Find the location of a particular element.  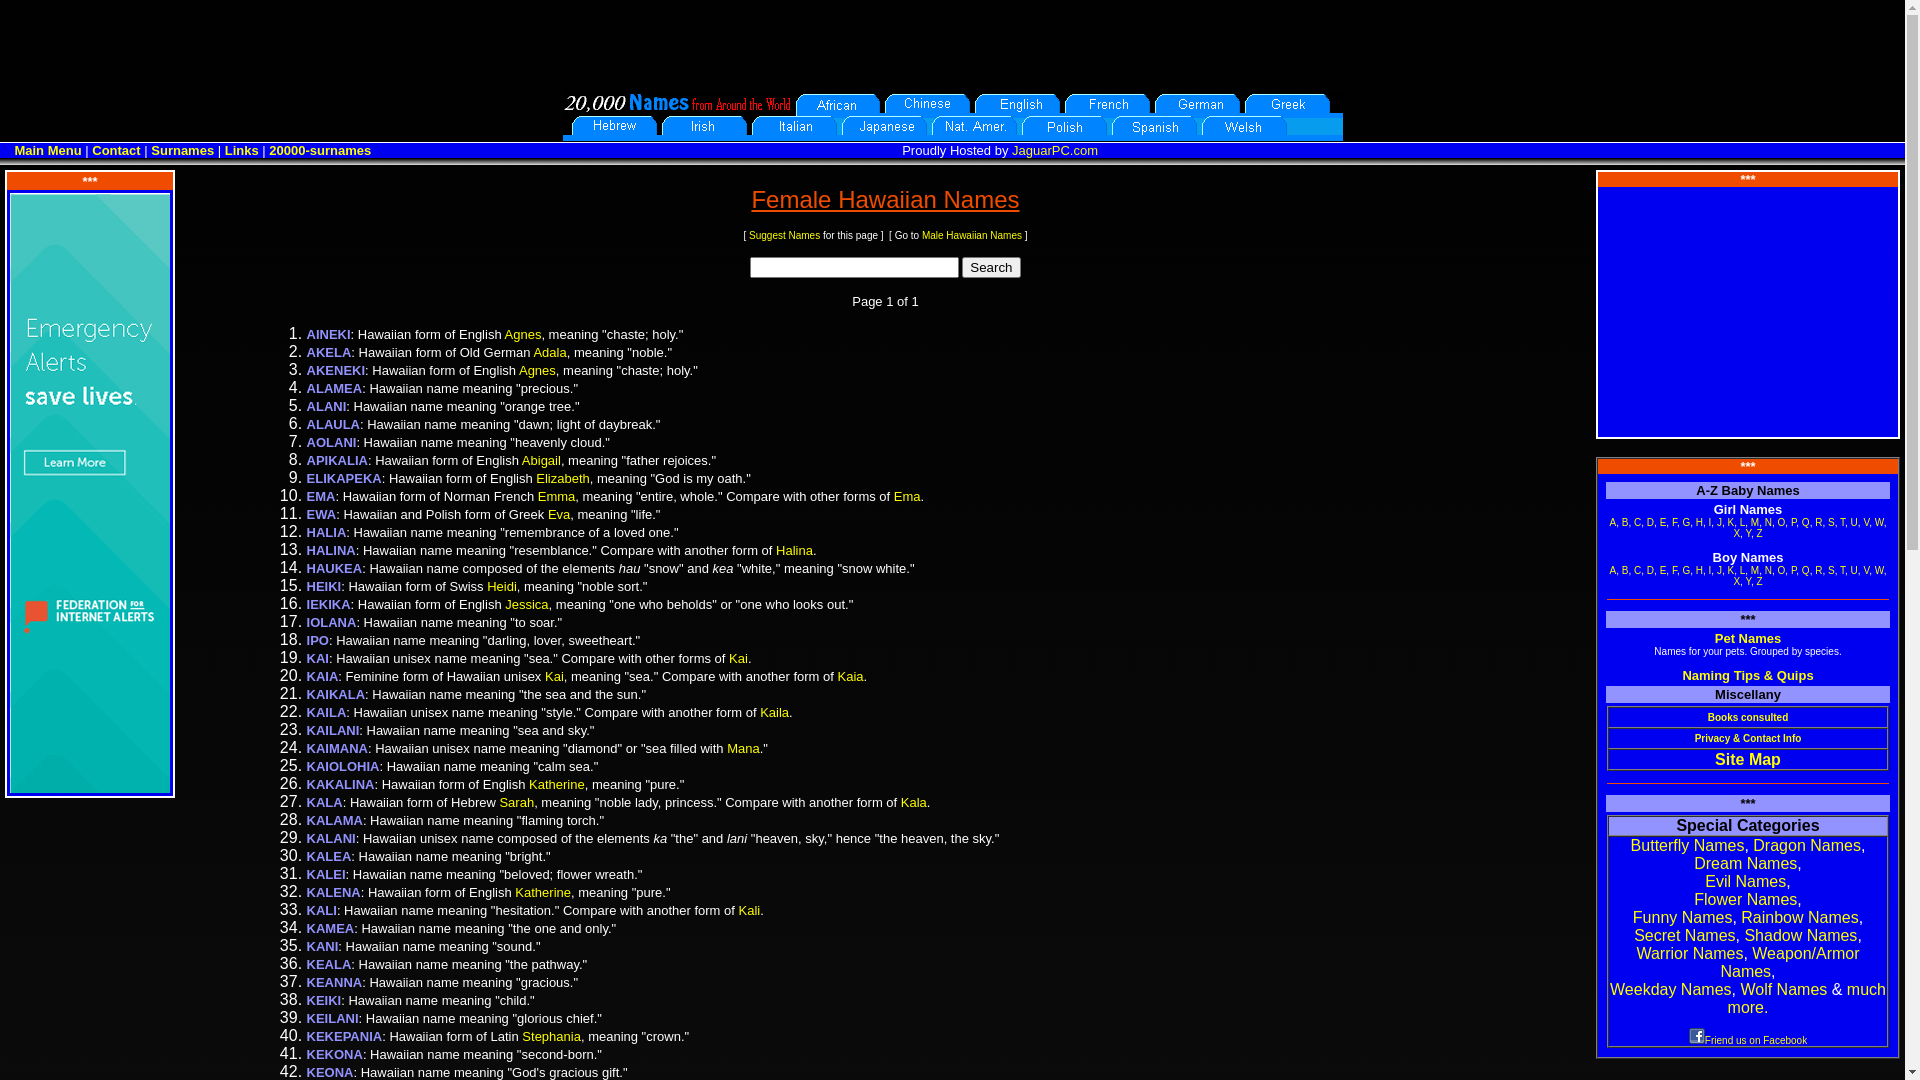

'P' is located at coordinates (1793, 521).